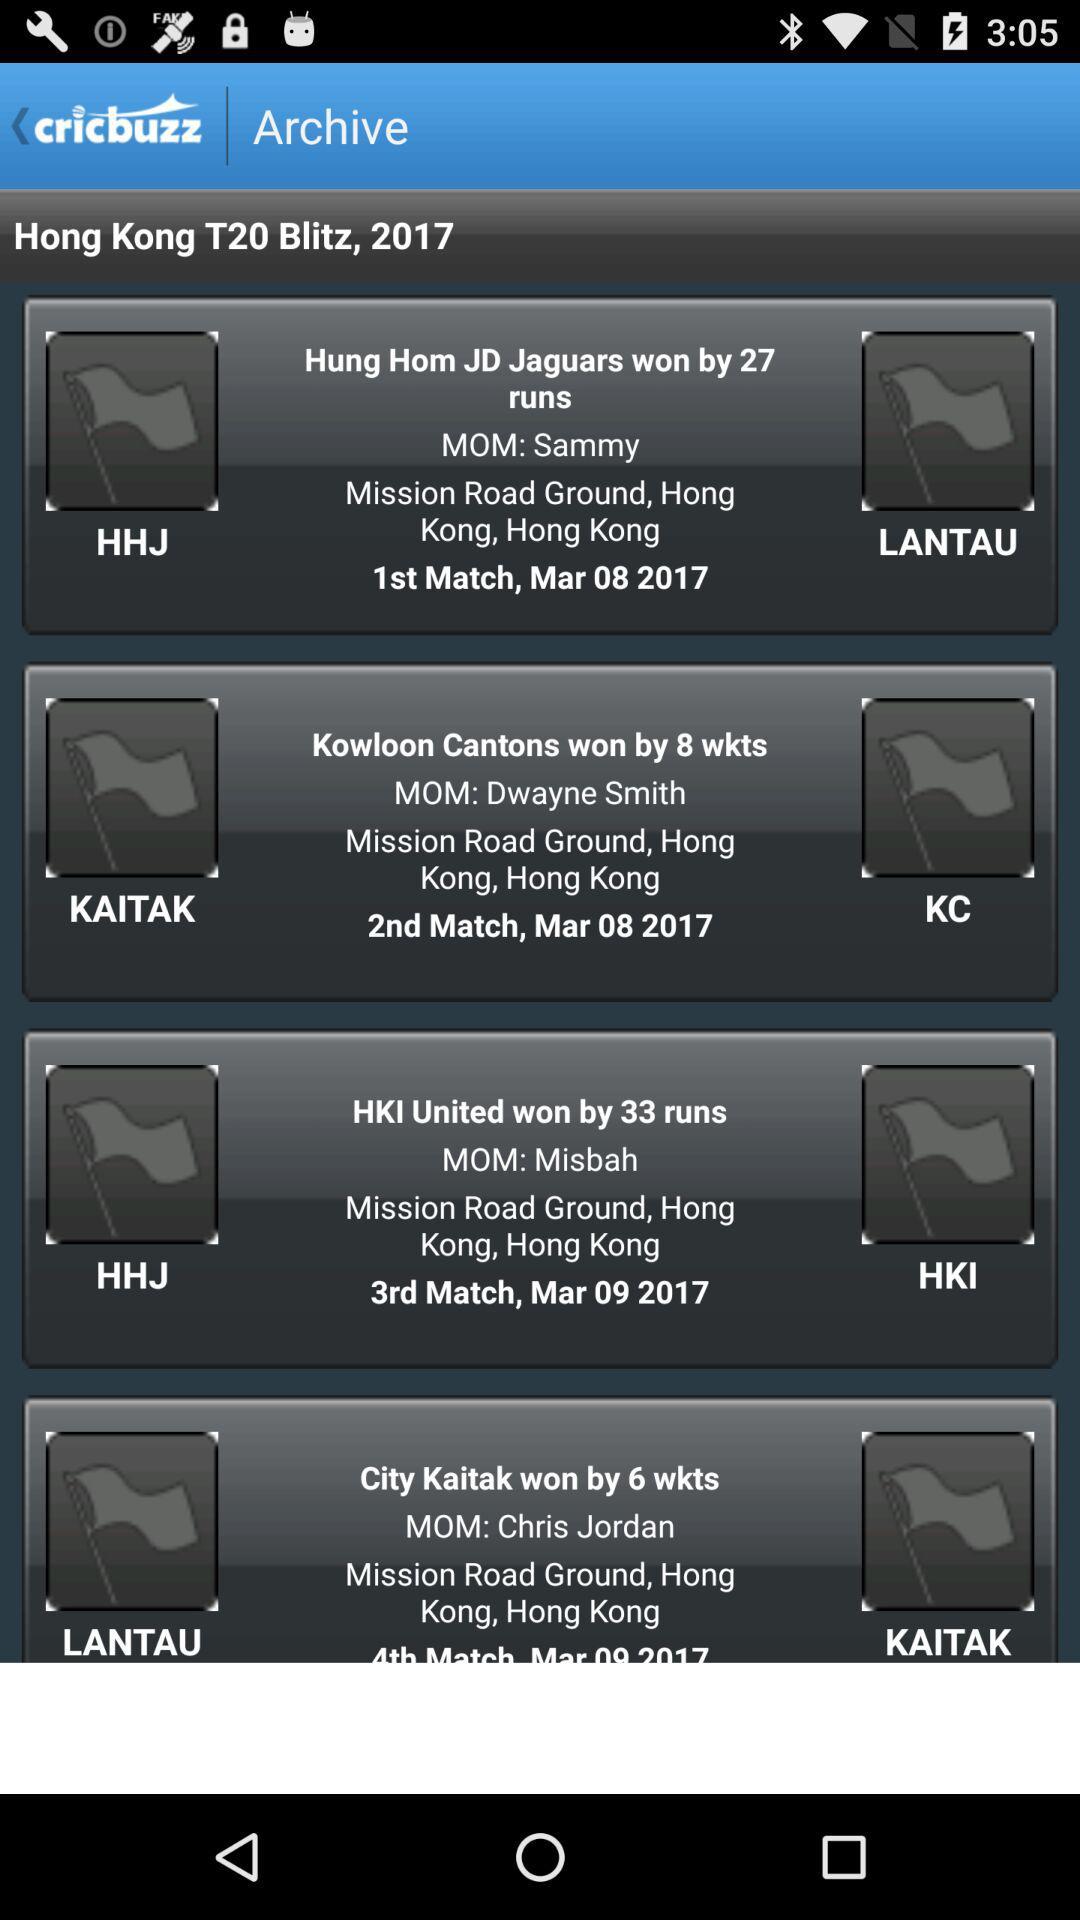 The image size is (1080, 1920). I want to click on the item below the 3rd match mar icon, so click(540, 1477).